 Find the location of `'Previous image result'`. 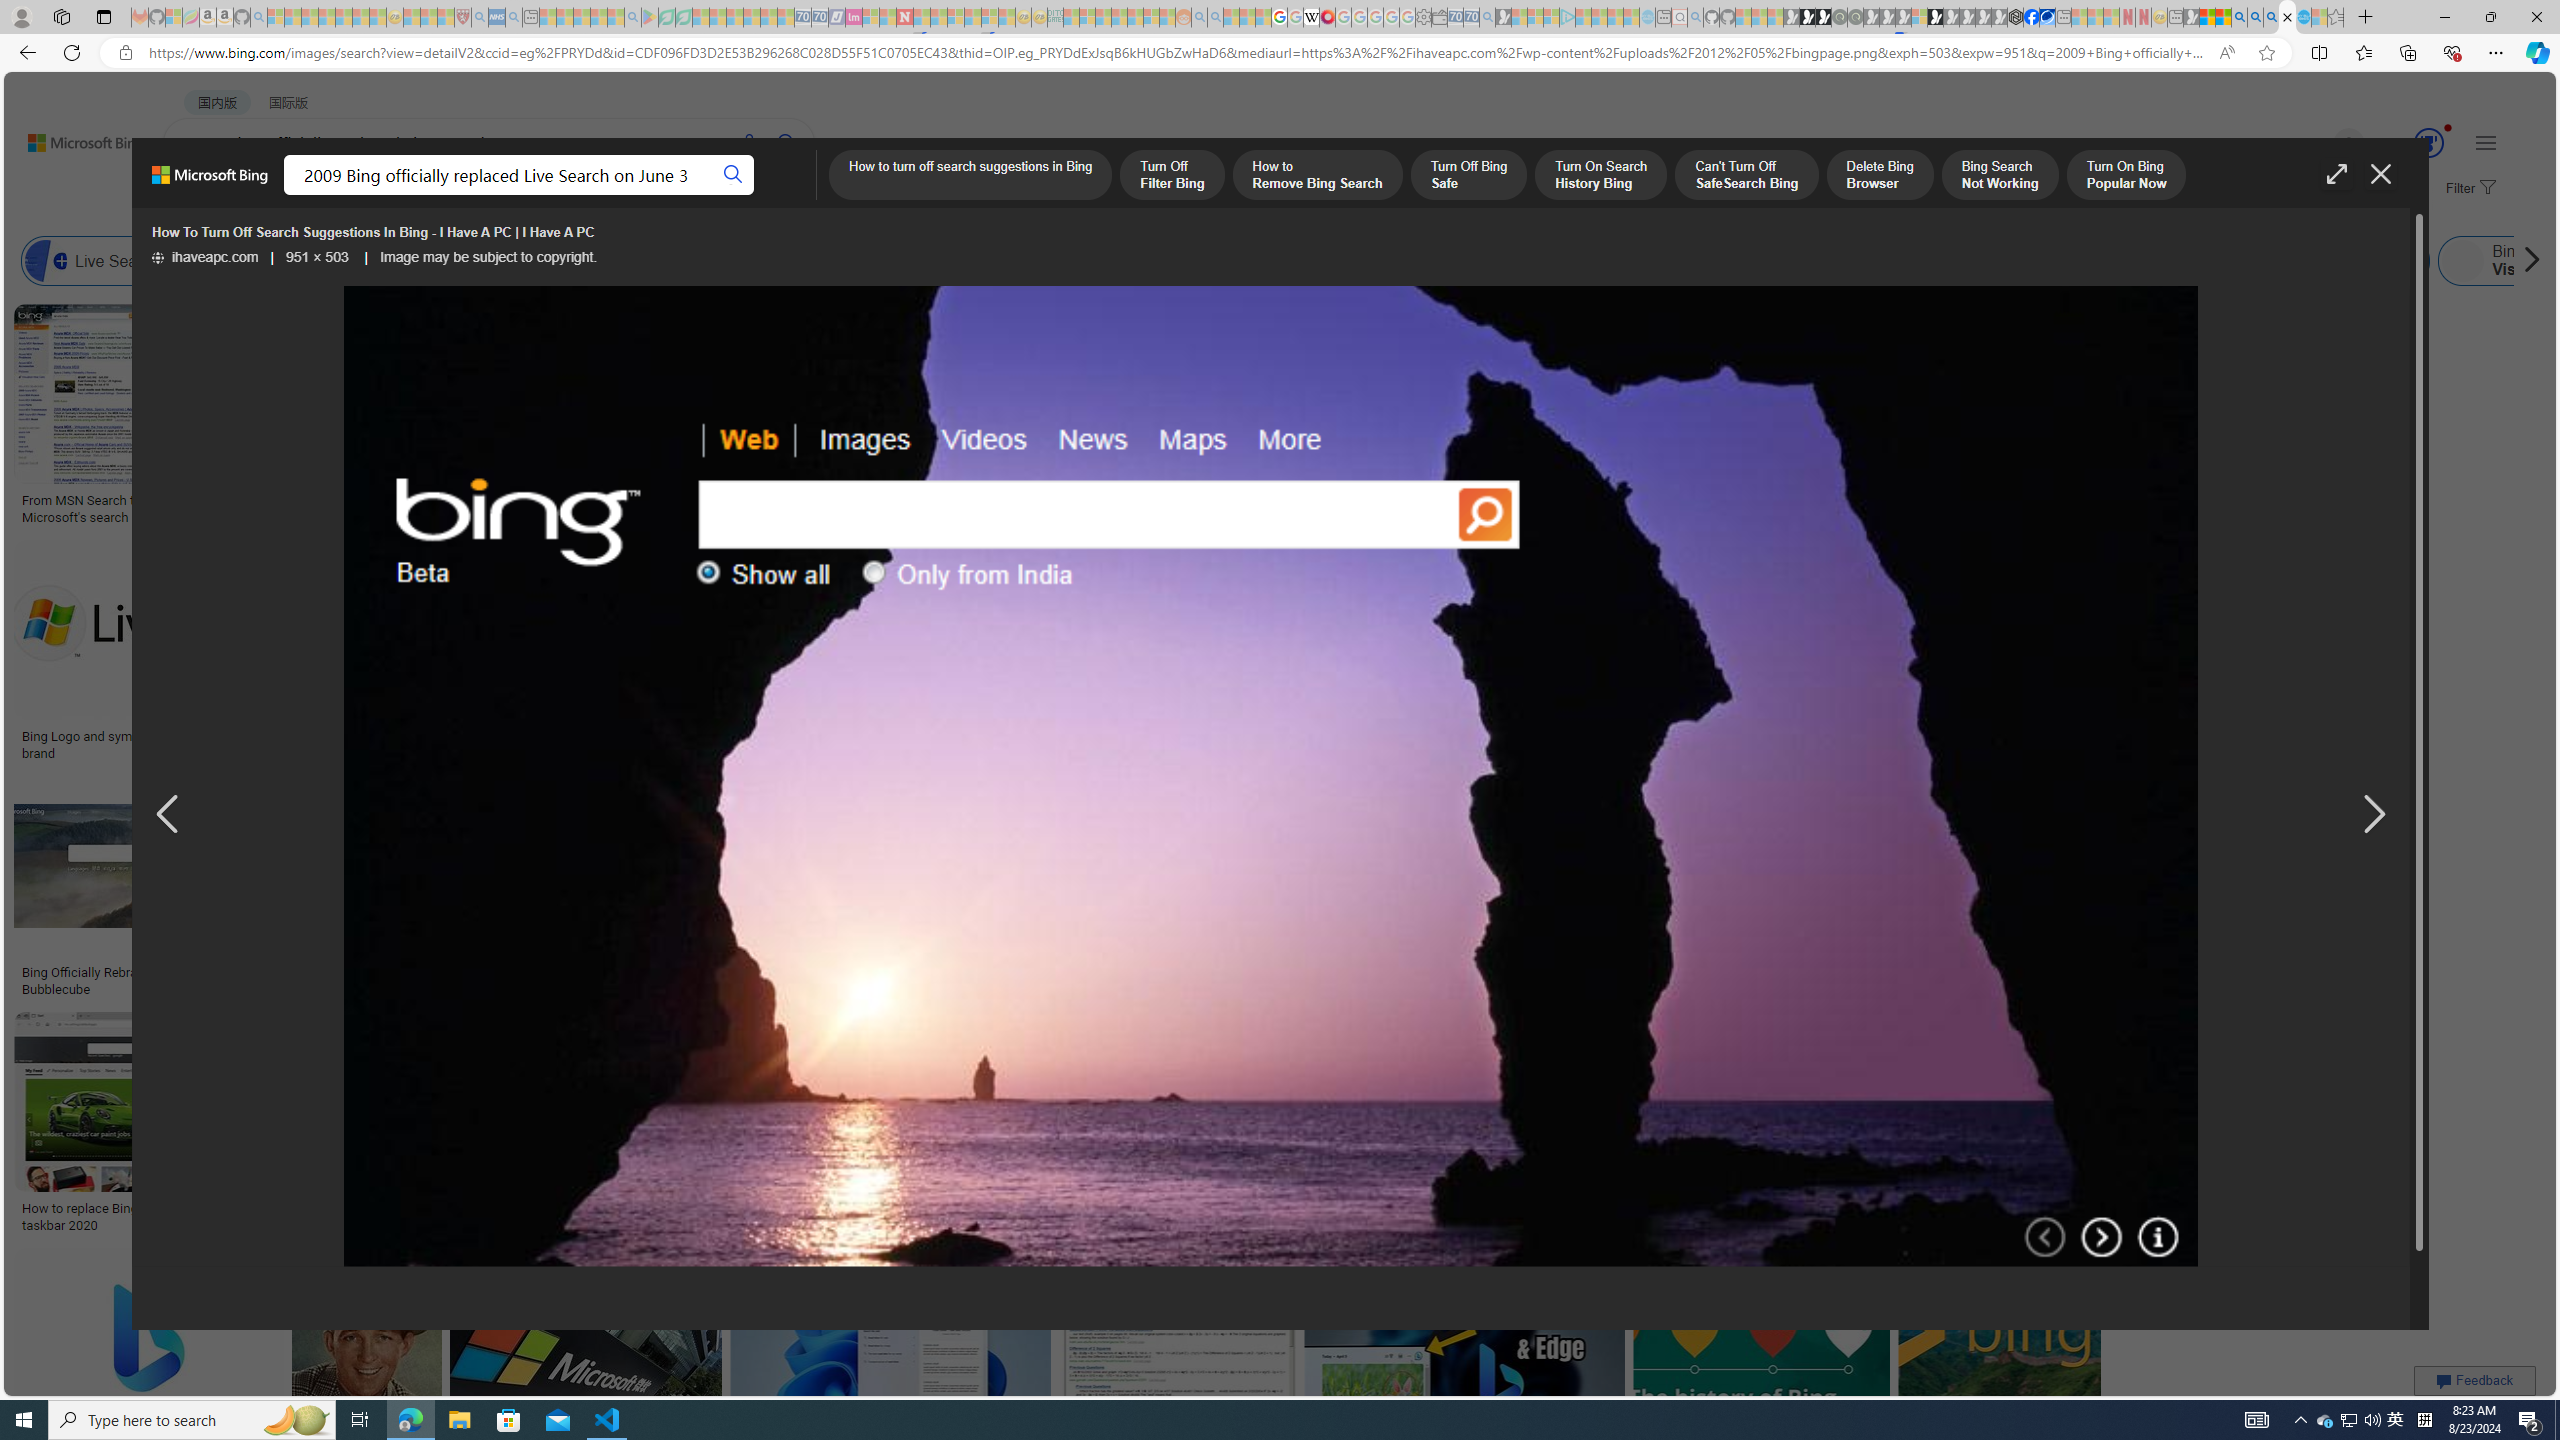

'Previous image result' is located at coordinates (167, 815).